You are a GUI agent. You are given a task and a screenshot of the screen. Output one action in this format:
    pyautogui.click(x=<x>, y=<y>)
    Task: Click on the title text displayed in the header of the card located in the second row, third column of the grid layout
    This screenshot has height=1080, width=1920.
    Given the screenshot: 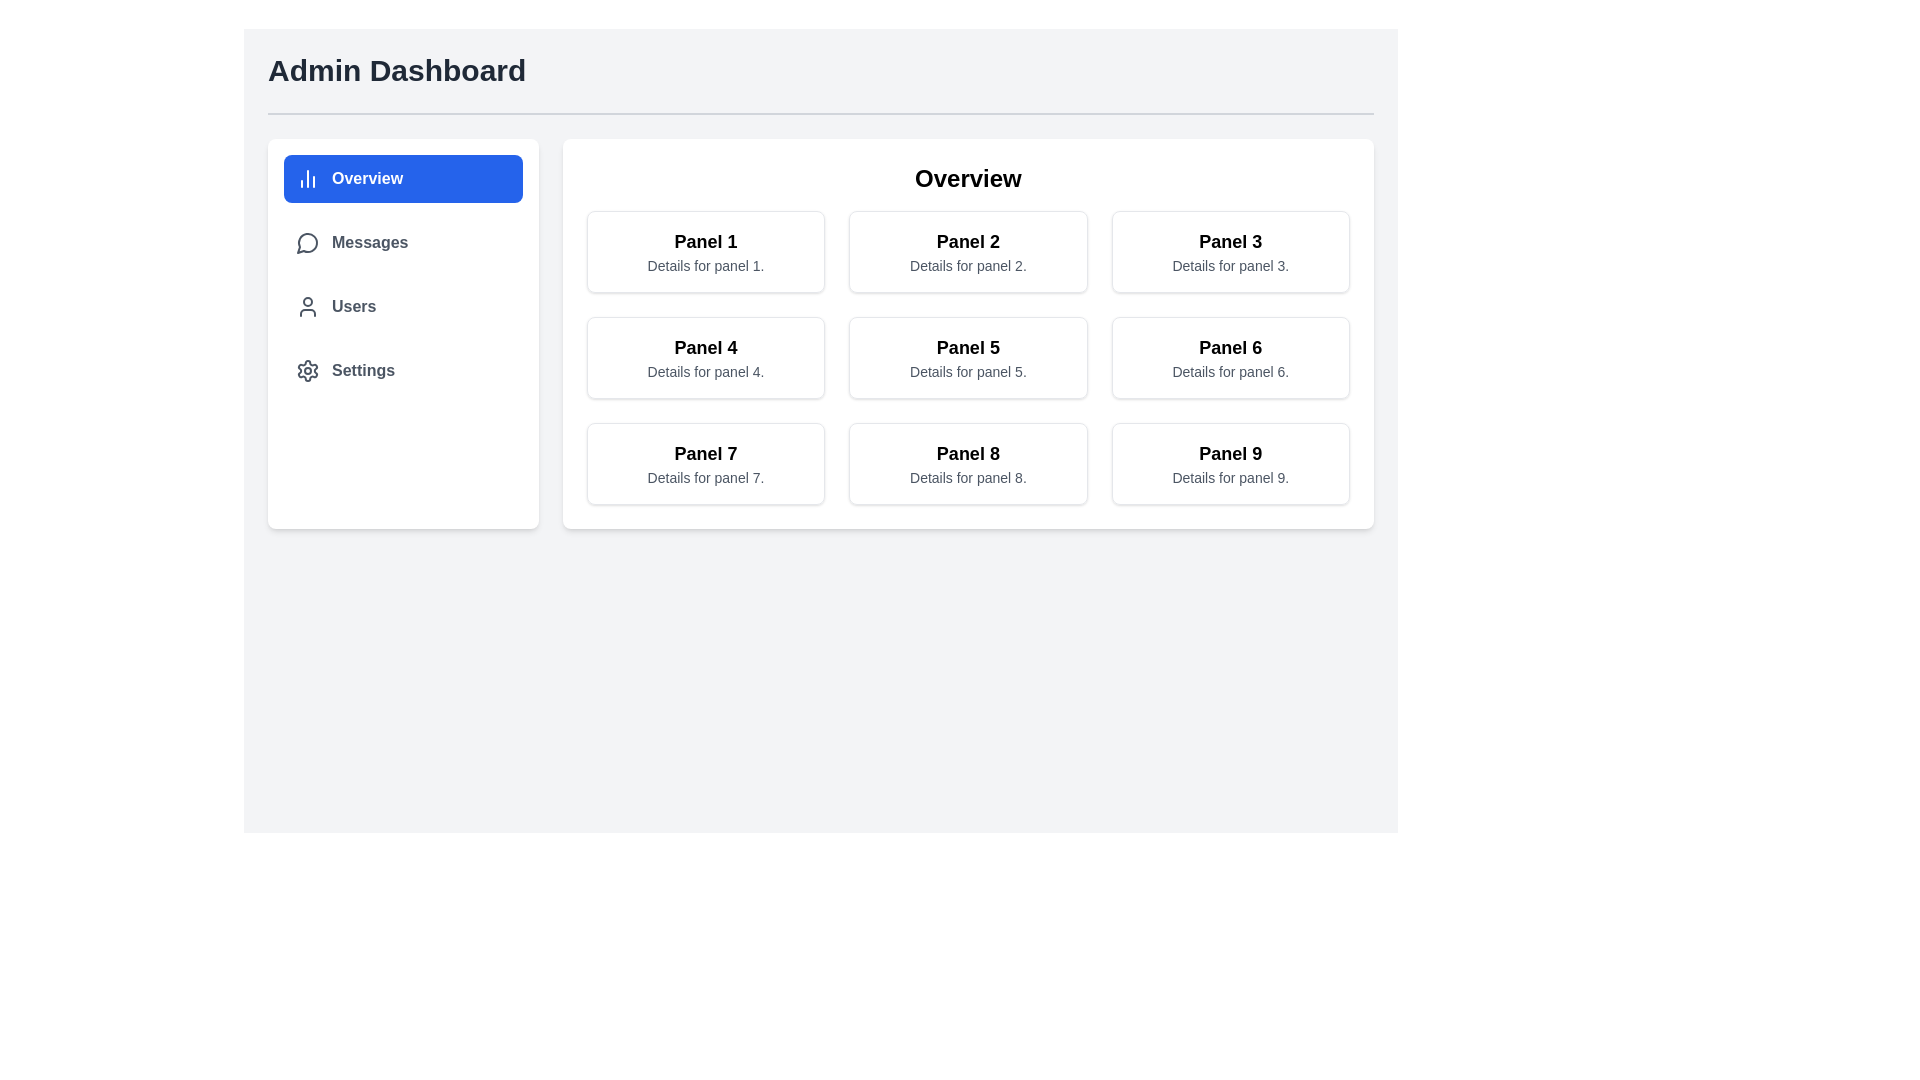 What is the action you would take?
    pyautogui.click(x=1229, y=346)
    